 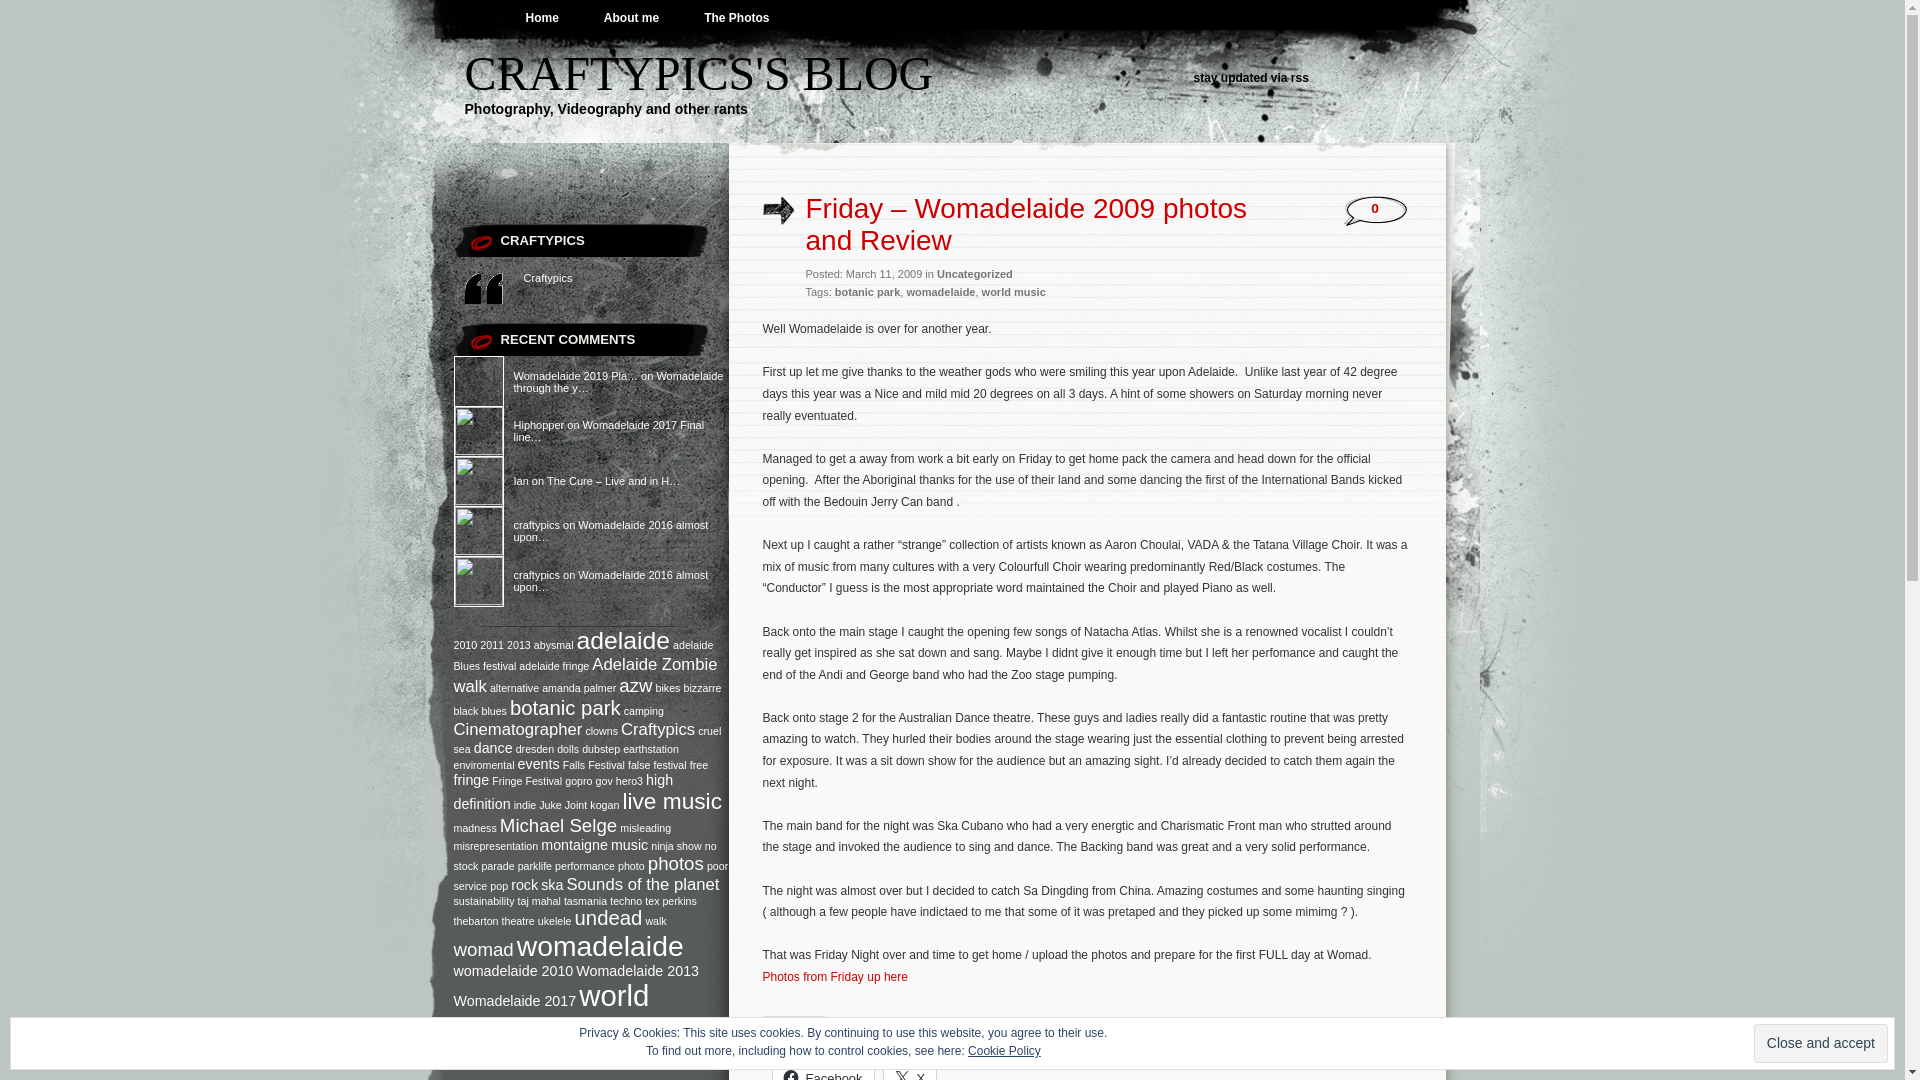 What do you see at coordinates (553, 644) in the screenshot?
I see `'abysmal'` at bounding box center [553, 644].